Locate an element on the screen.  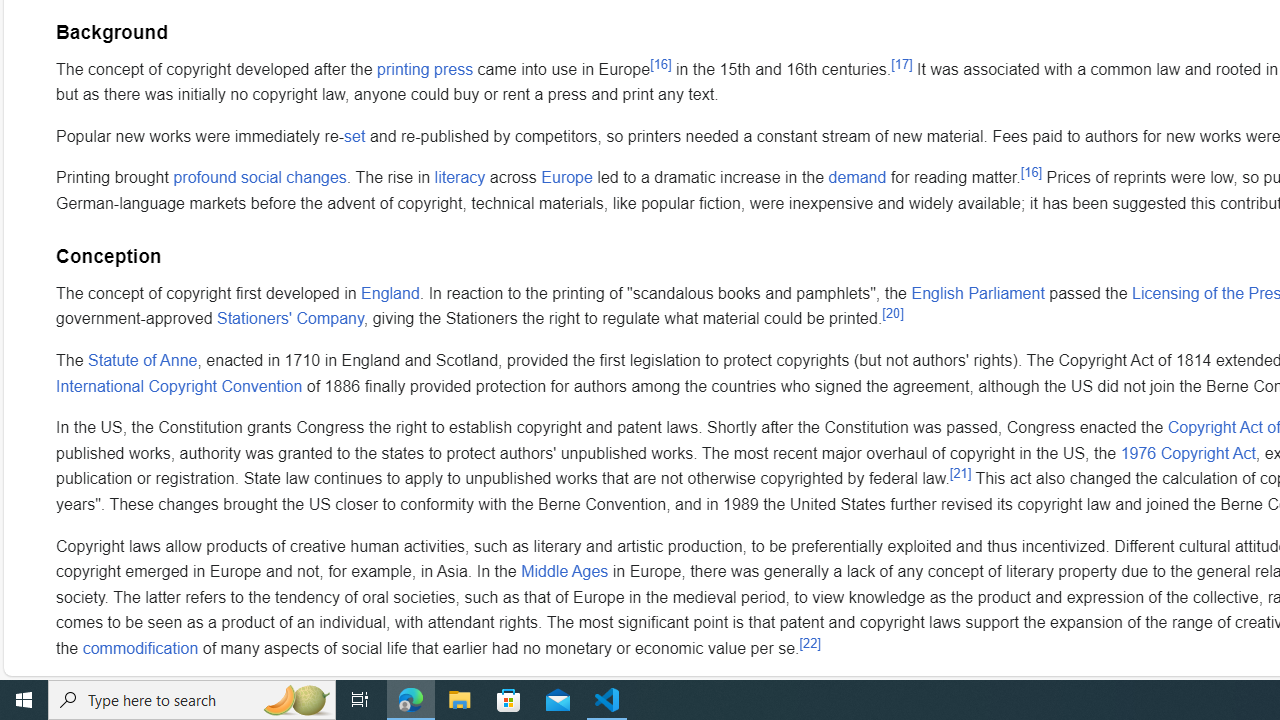
'[21]' is located at coordinates (960, 473).